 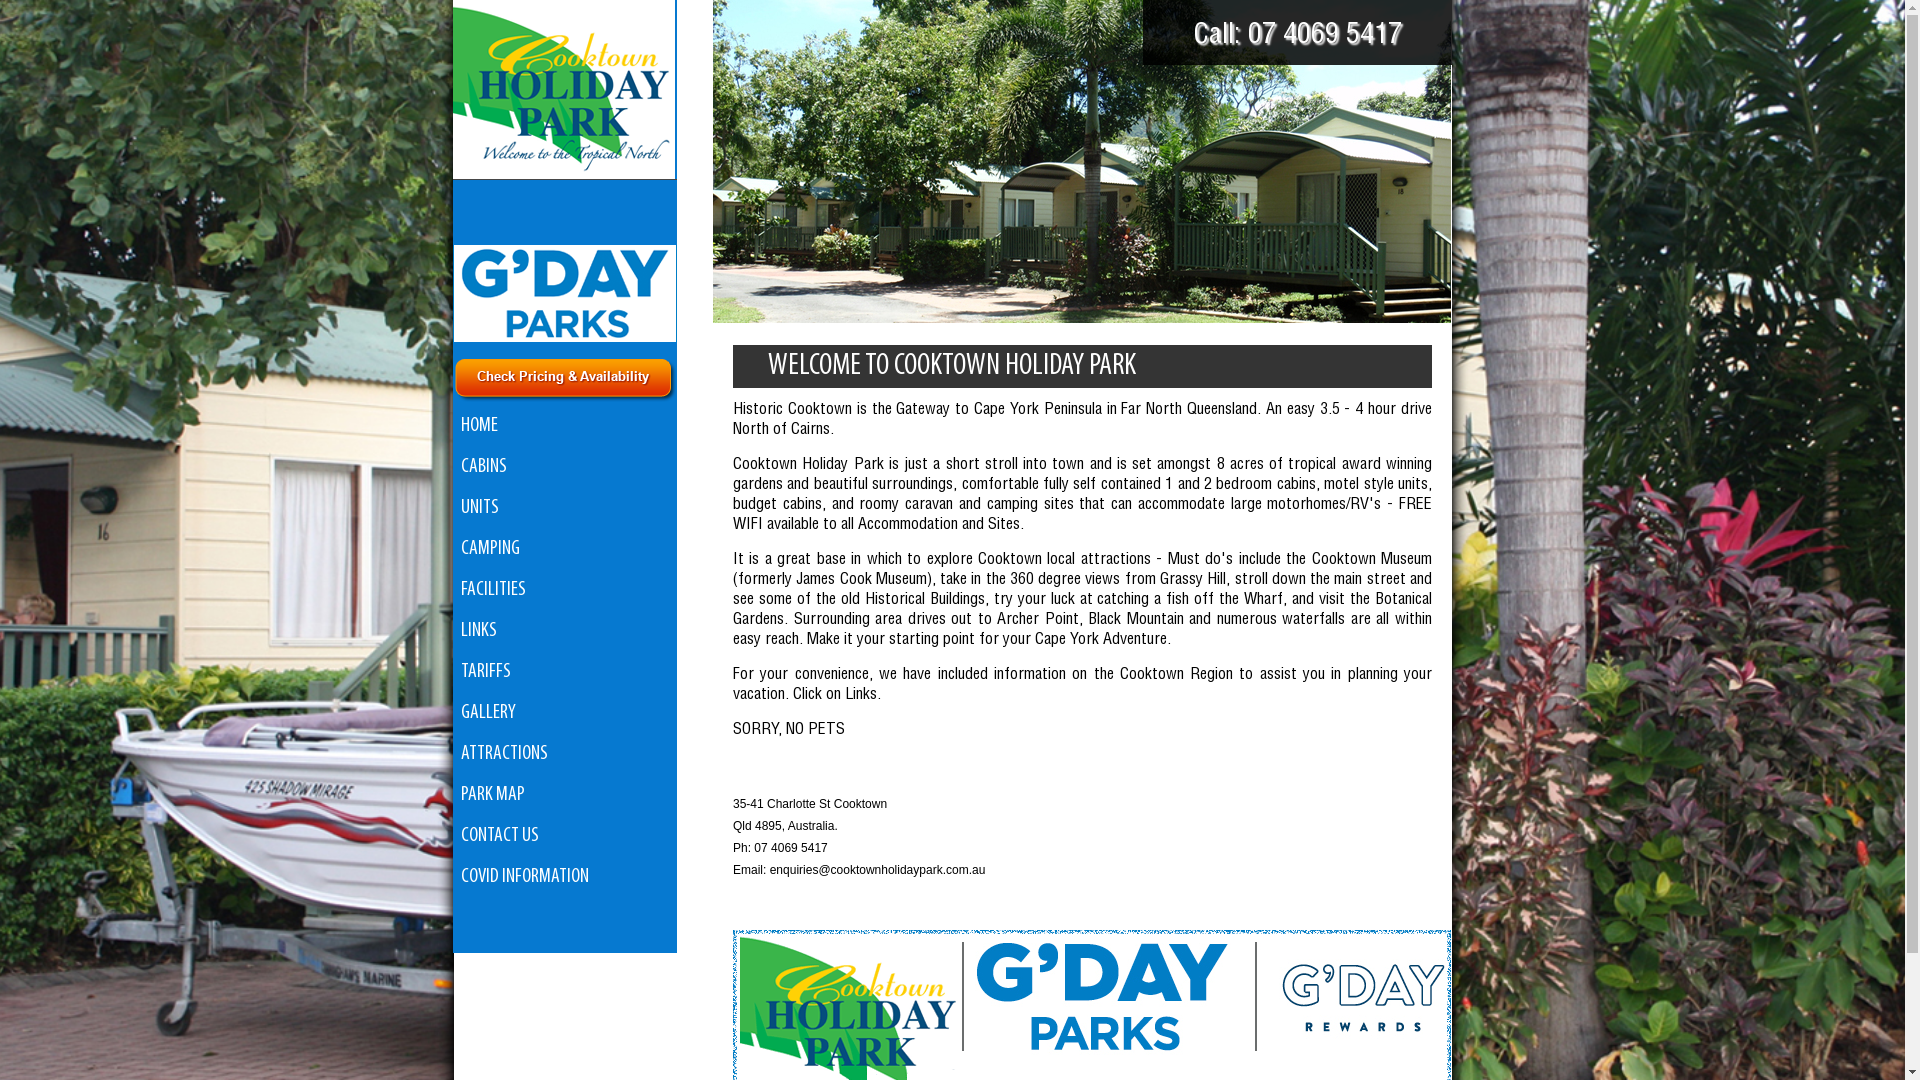 What do you see at coordinates (564, 589) in the screenshot?
I see `'FACILITIES'` at bounding box center [564, 589].